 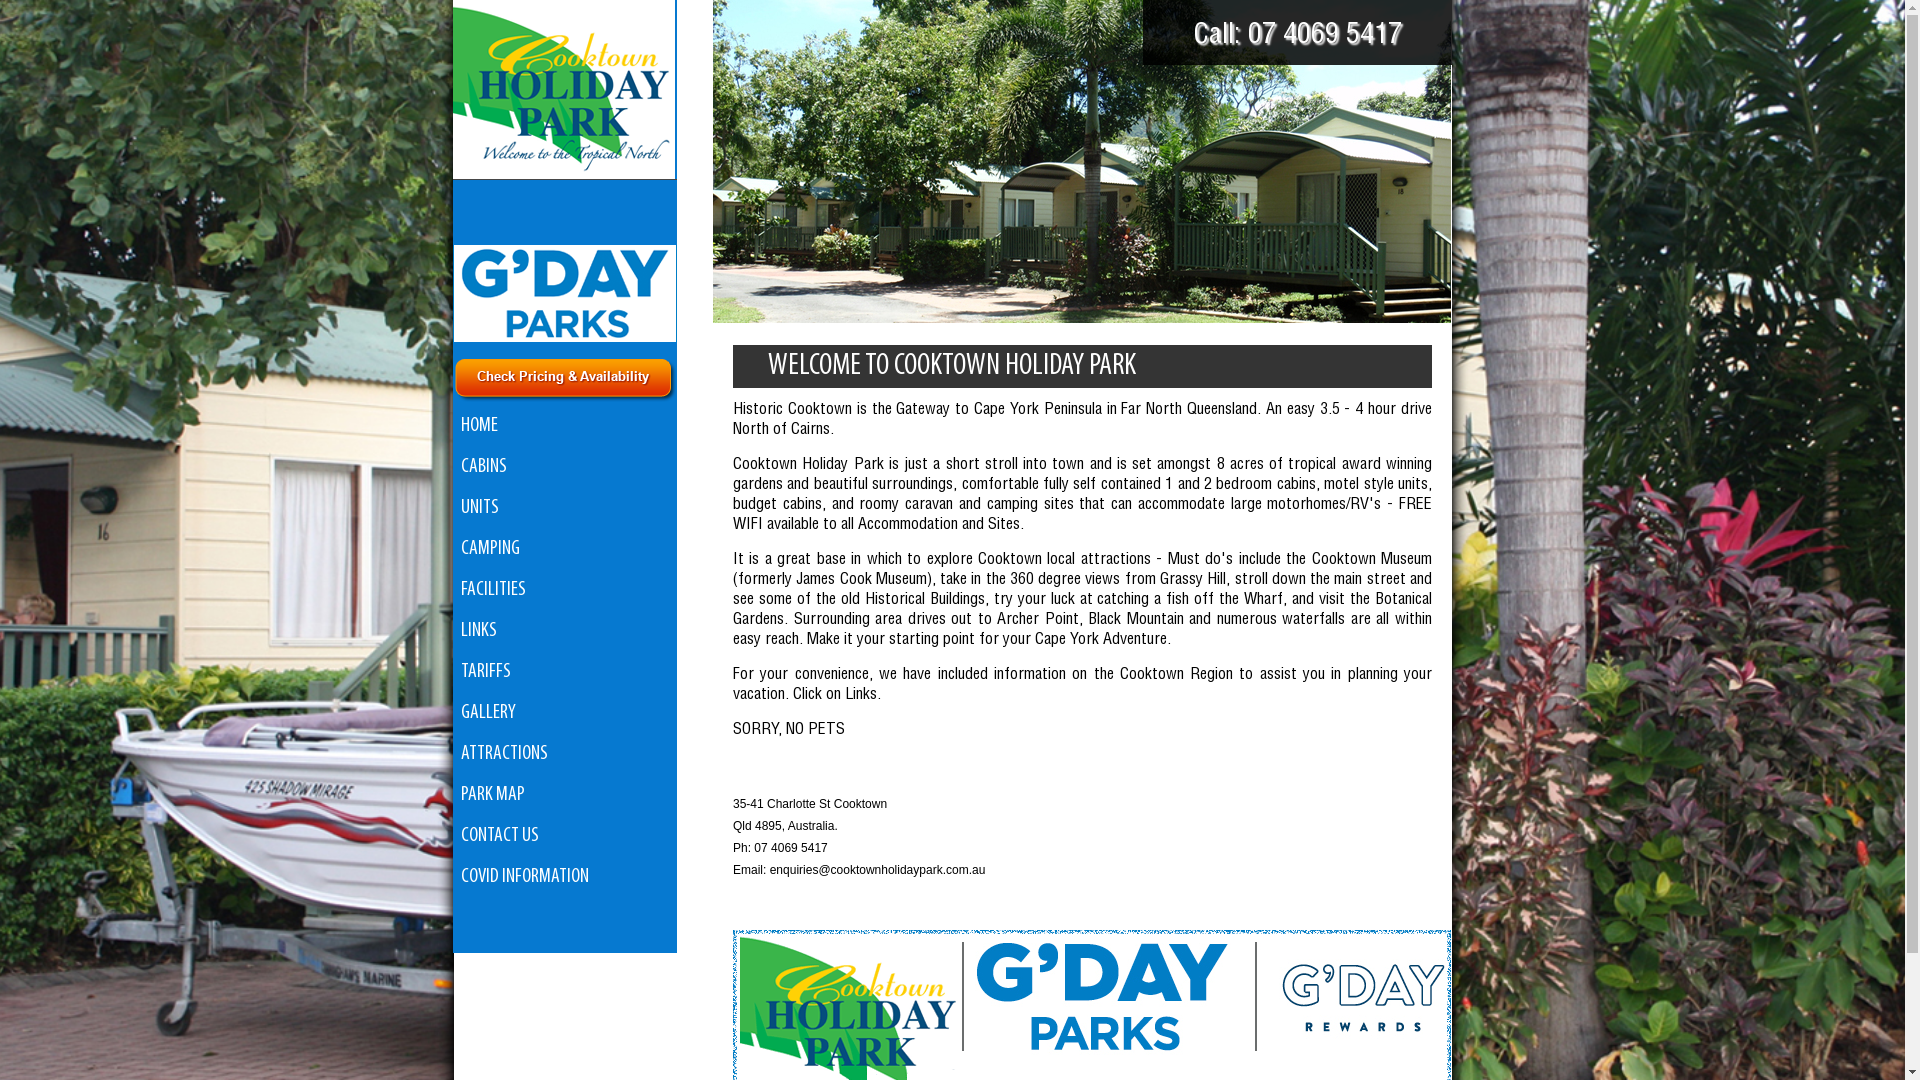 What do you see at coordinates (564, 589) in the screenshot?
I see `'FACILITIES'` at bounding box center [564, 589].